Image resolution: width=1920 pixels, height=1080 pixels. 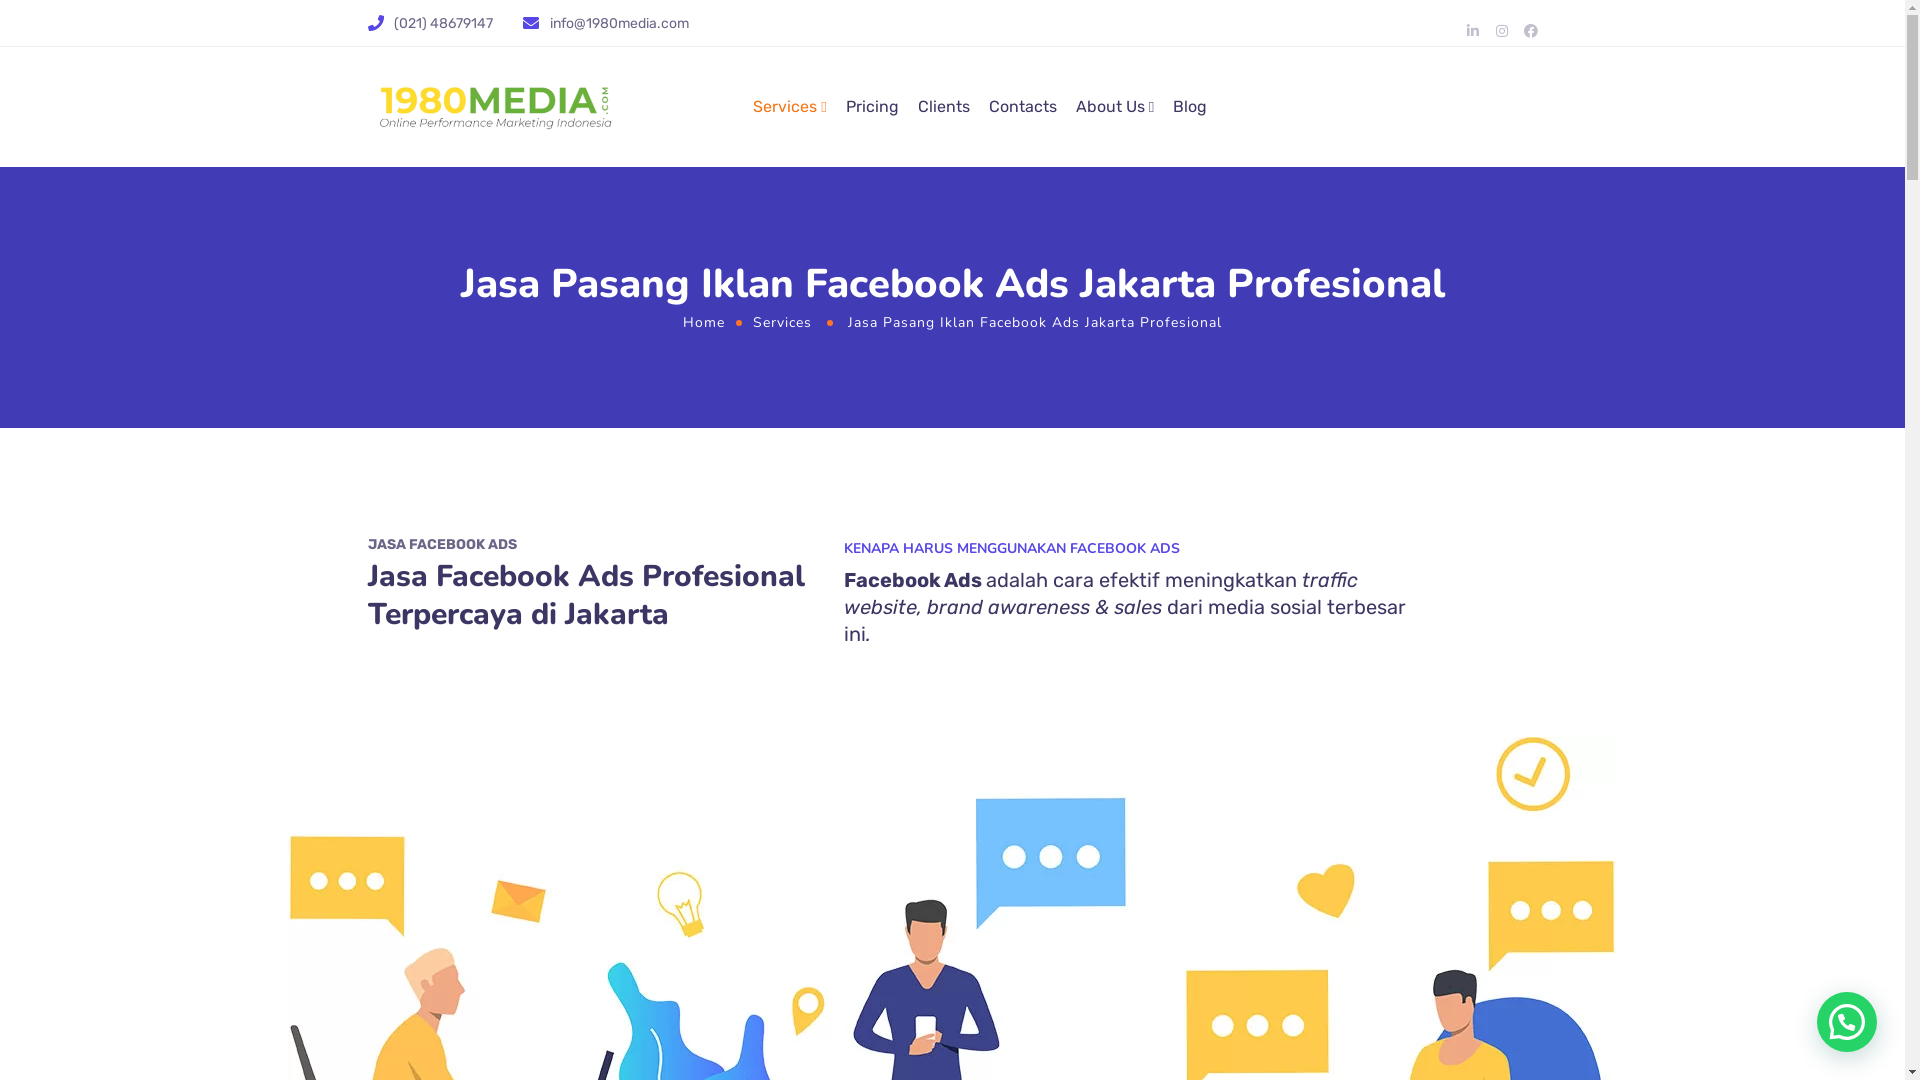 I want to click on 'Pricing', so click(x=872, y=107).